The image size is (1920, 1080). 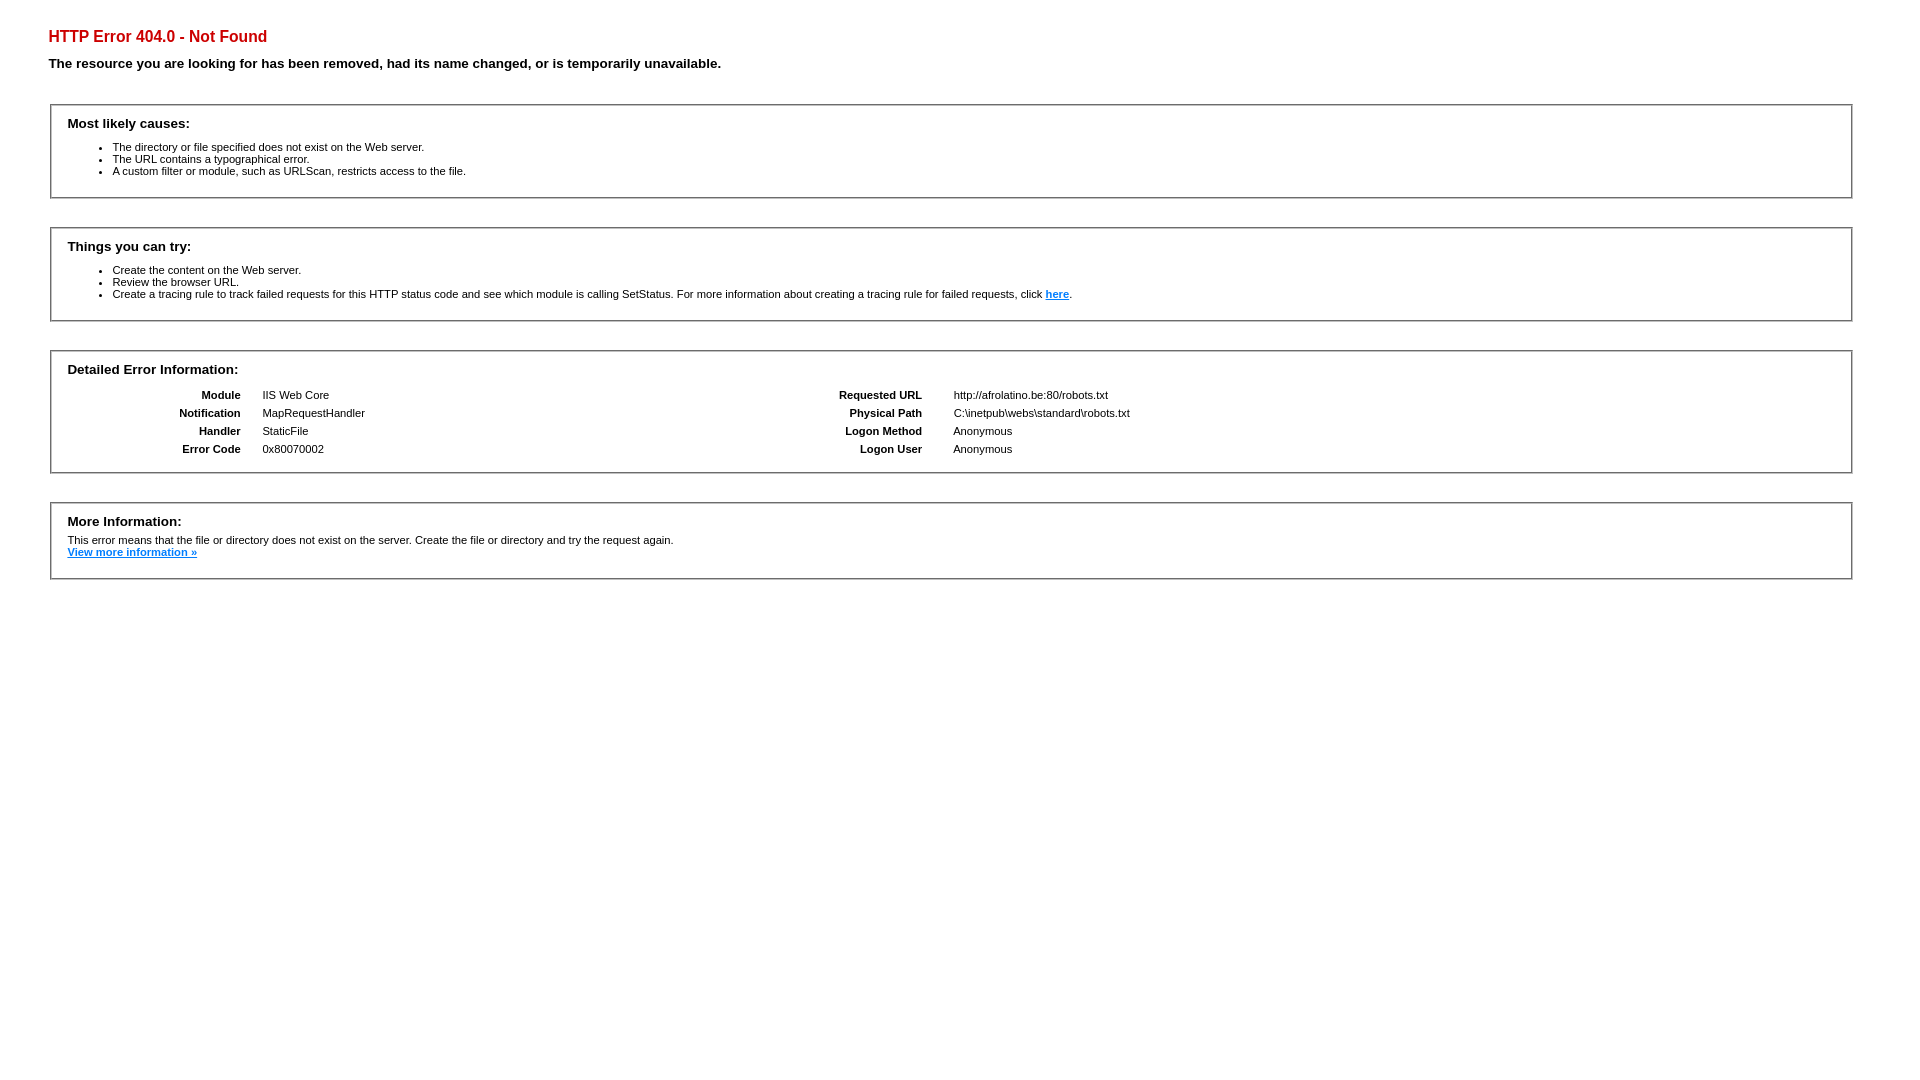 I want to click on 'here', so click(x=1056, y=293).